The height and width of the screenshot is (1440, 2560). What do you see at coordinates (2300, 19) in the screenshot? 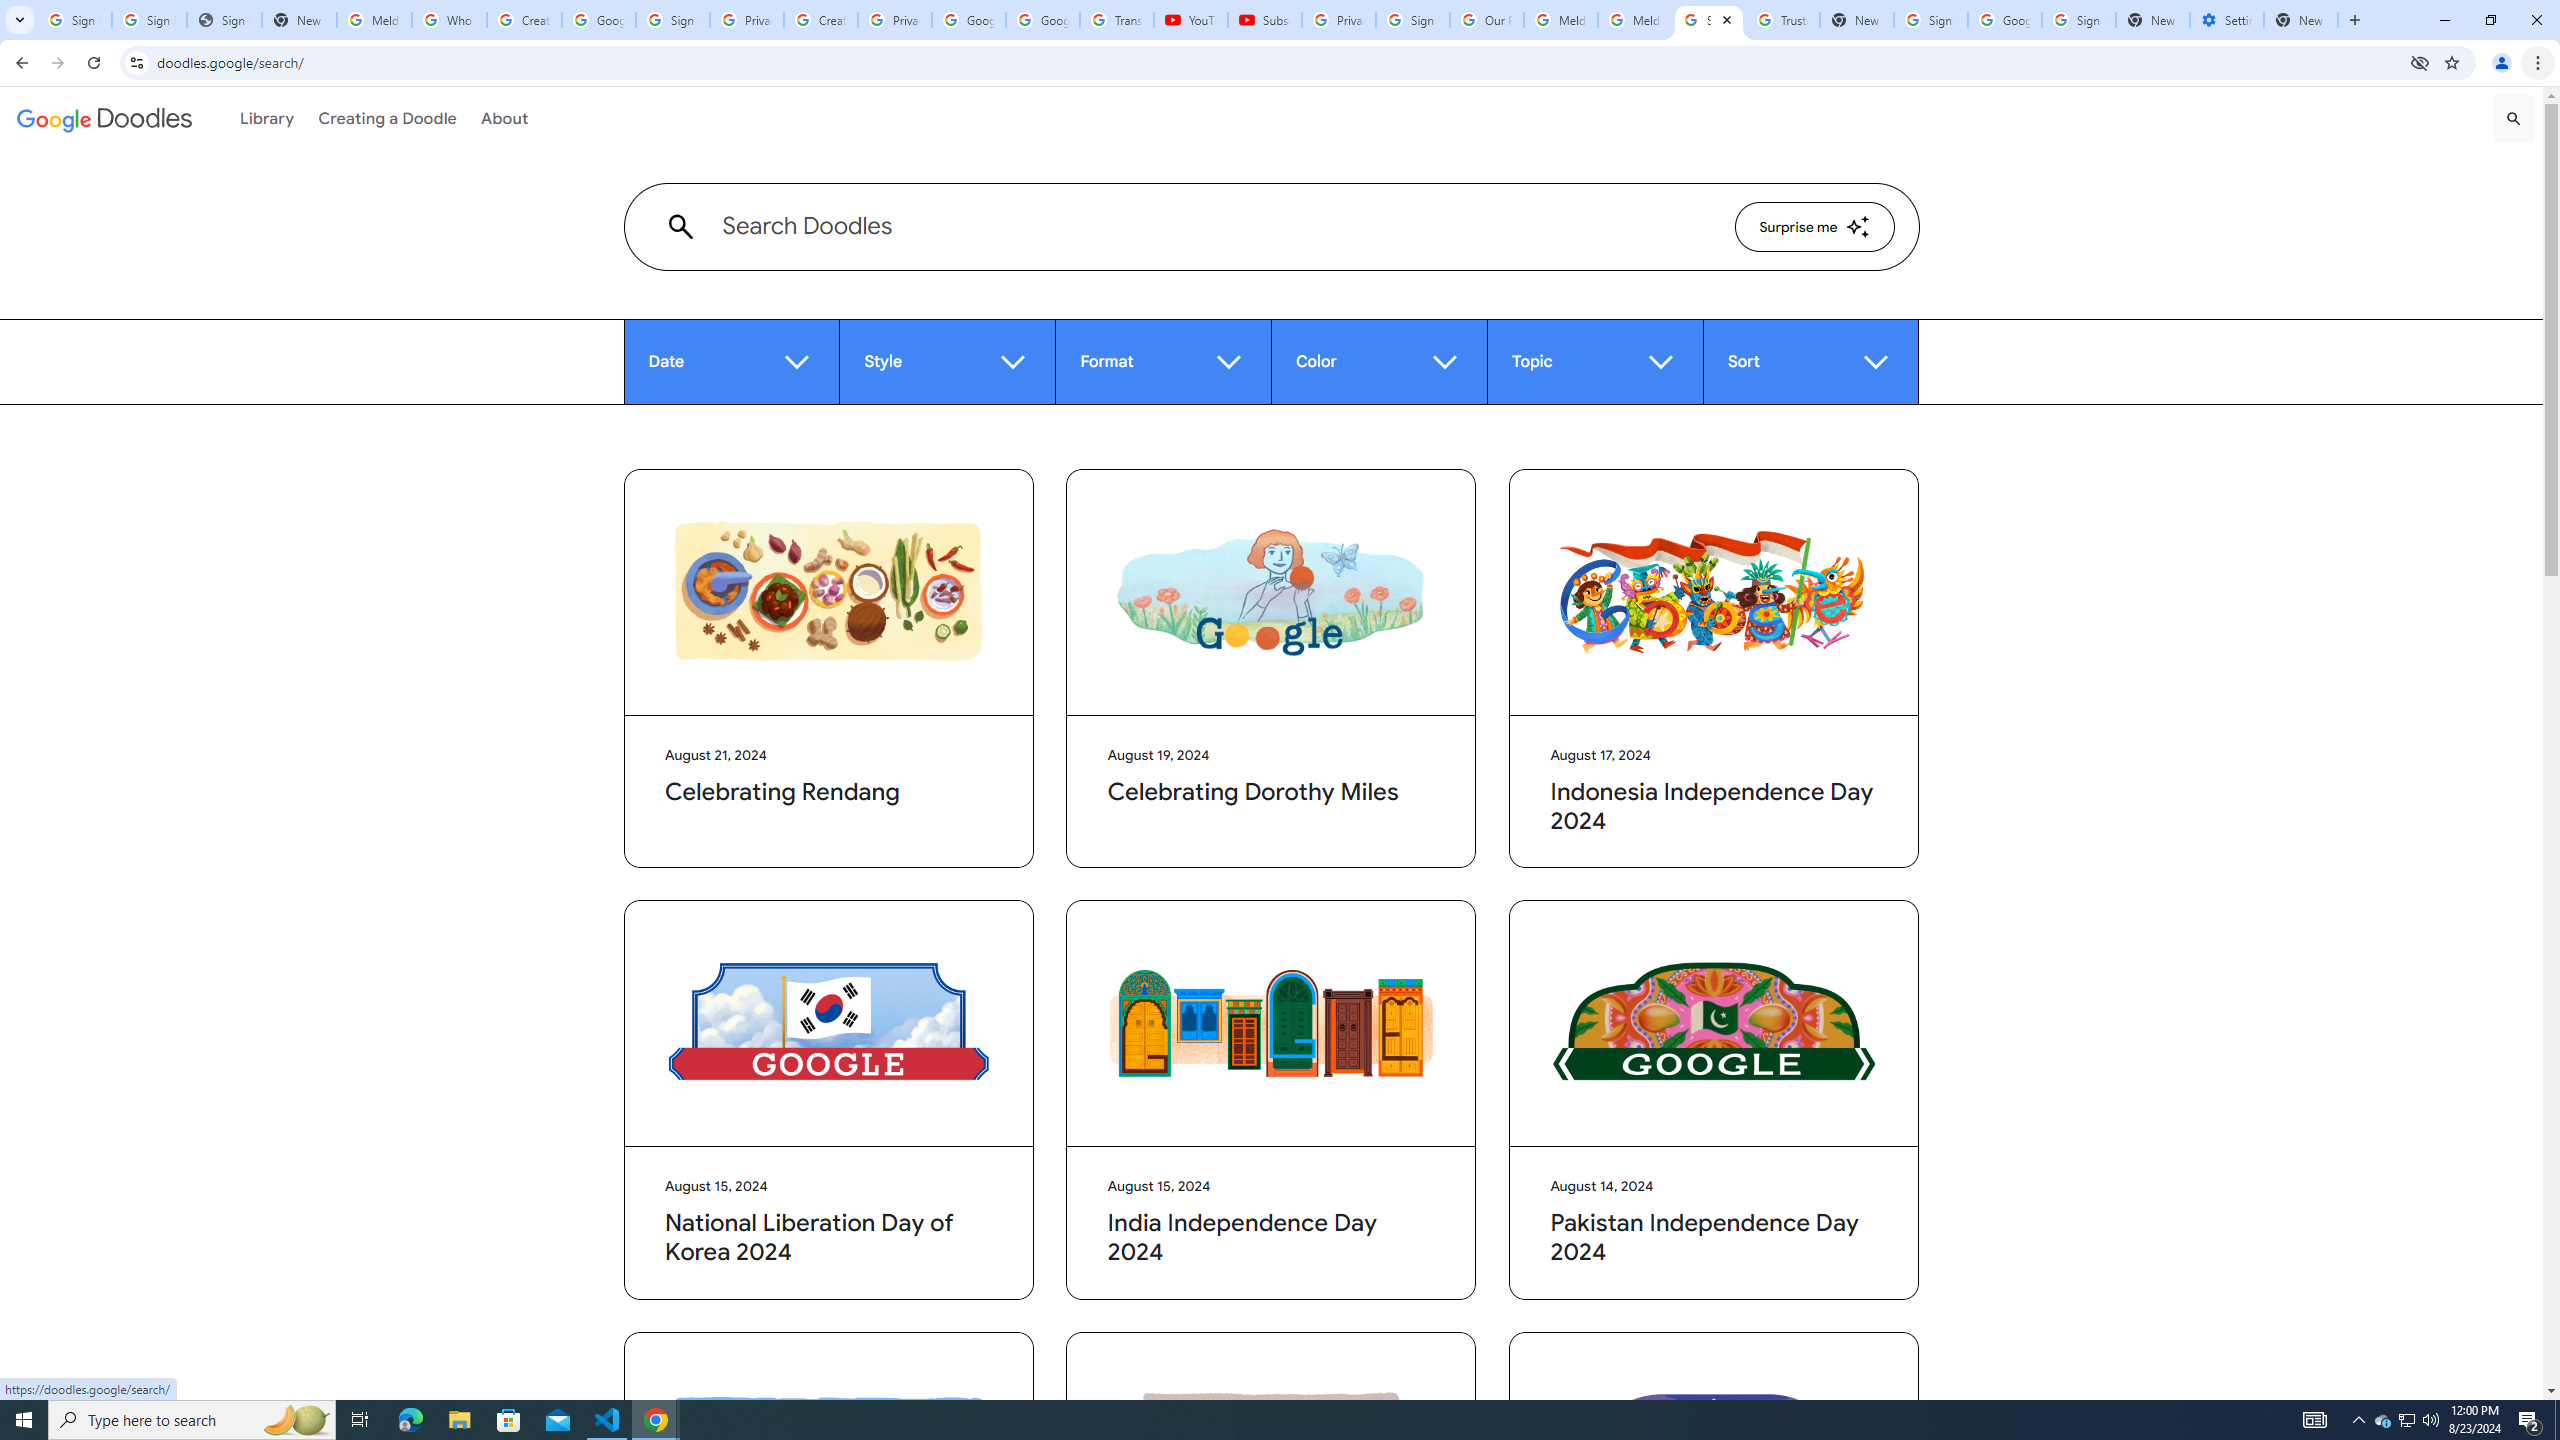
I see `'New Tab'` at bounding box center [2300, 19].